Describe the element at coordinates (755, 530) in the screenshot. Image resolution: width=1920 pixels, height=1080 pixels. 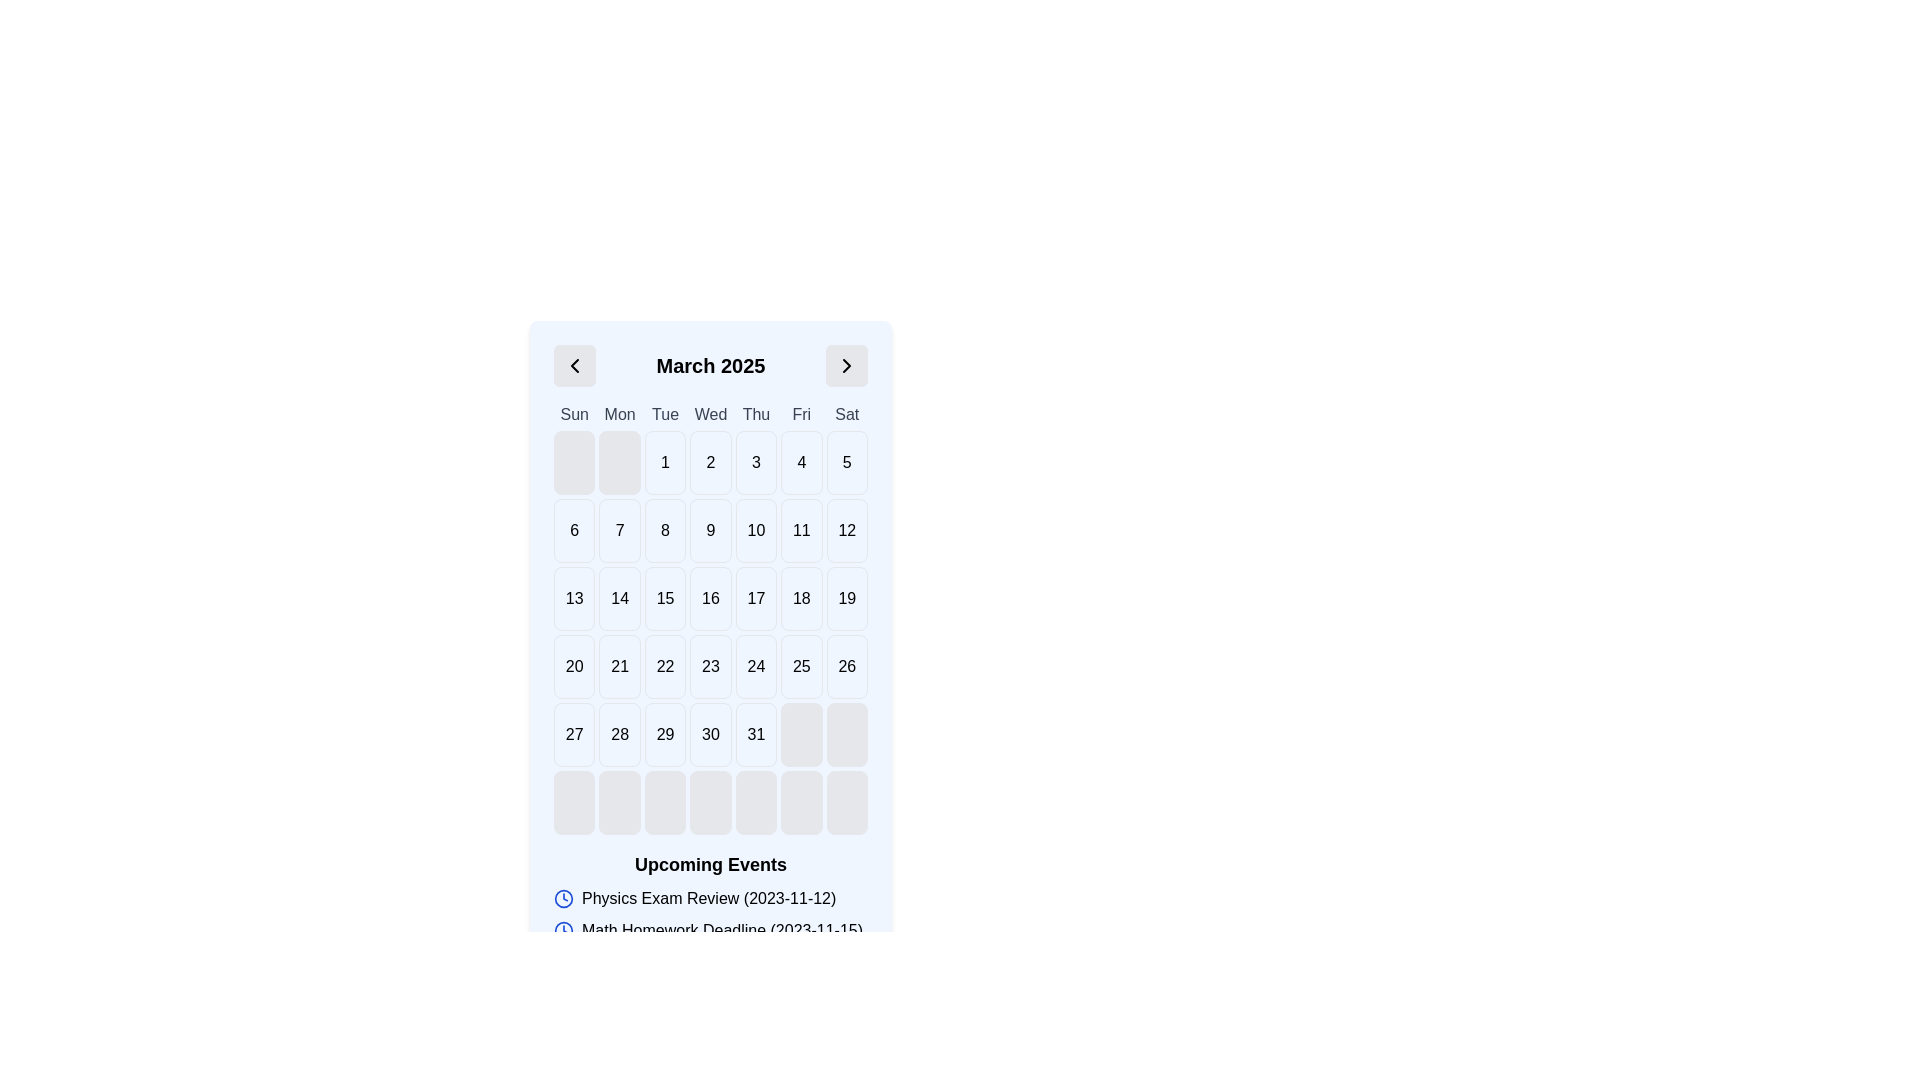
I see `the calendar date button with the number '10' that is located in the second row and fifth column of the calendar grid` at that location.